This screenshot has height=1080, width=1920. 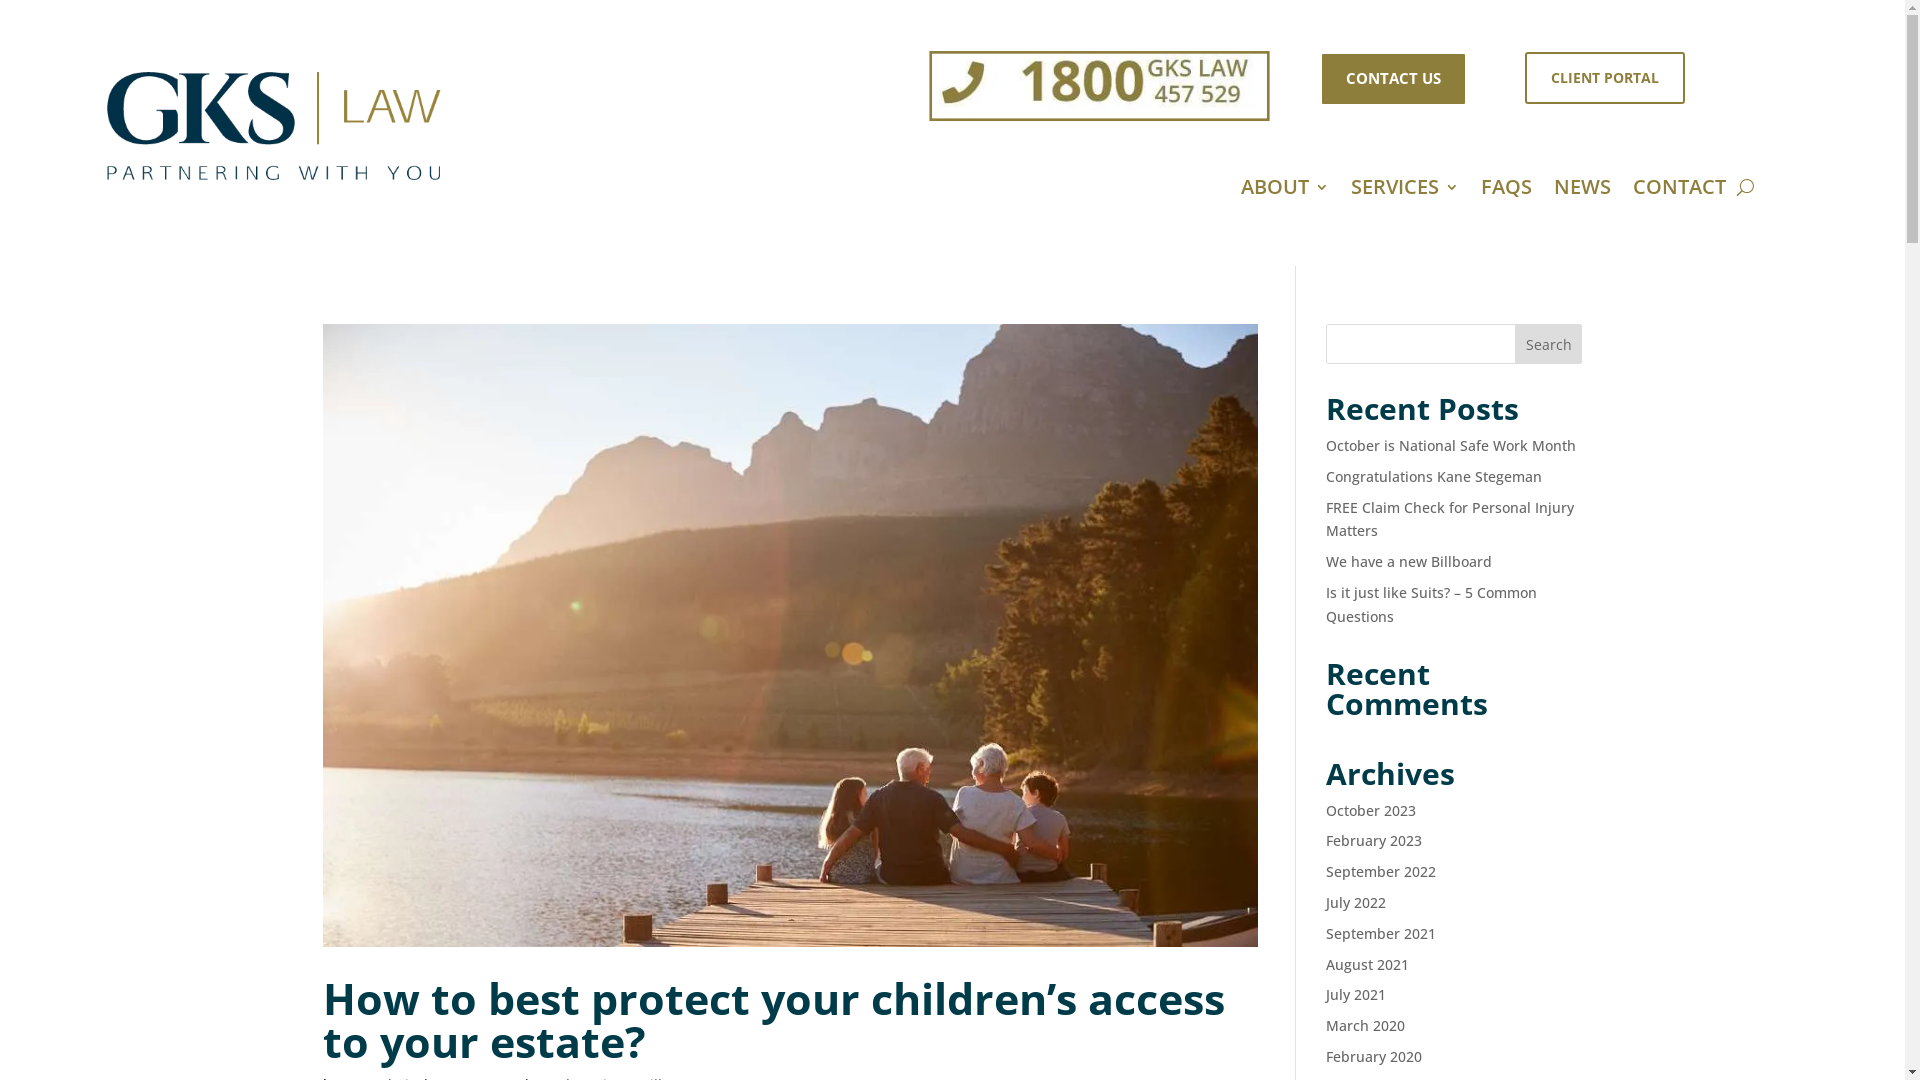 What do you see at coordinates (1408, 561) in the screenshot?
I see `'We have a new Billboard'` at bounding box center [1408, 561].